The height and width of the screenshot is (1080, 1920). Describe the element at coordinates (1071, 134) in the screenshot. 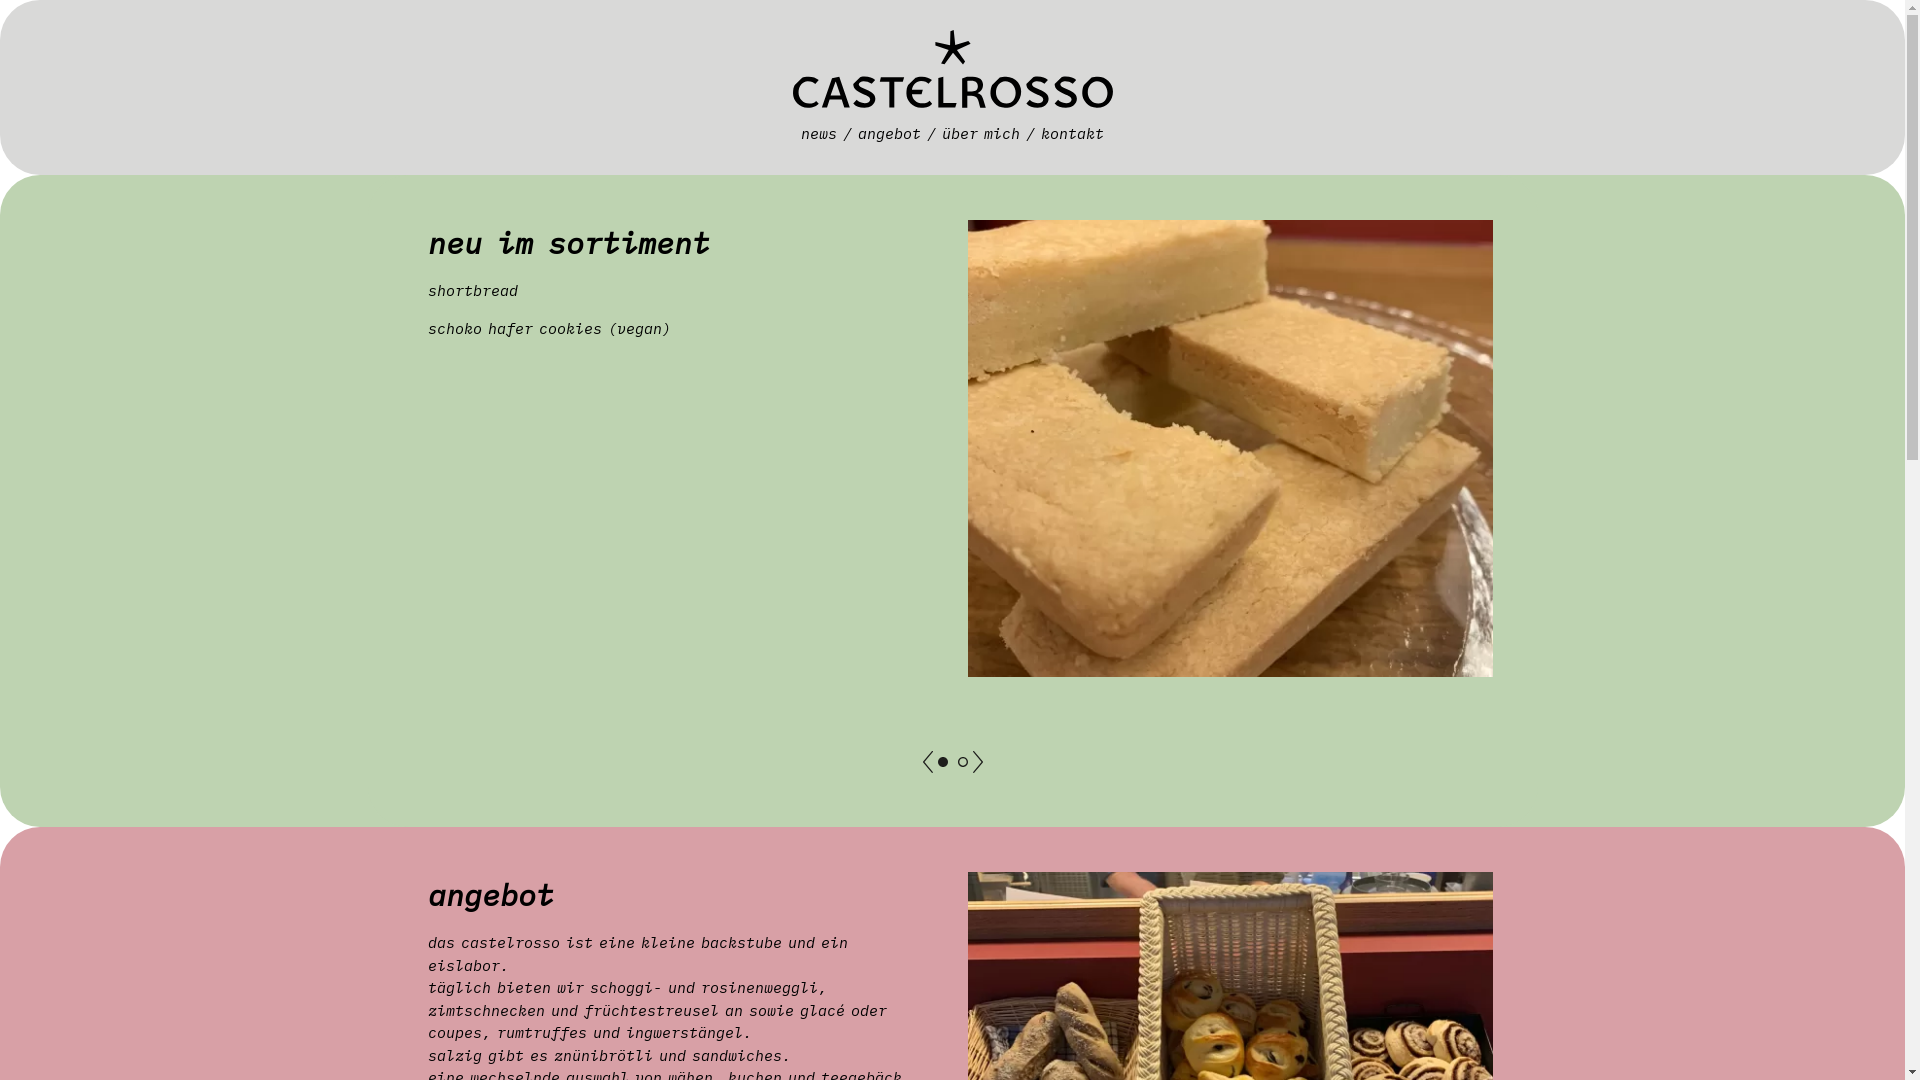

I see `'kontakt'` at that location.